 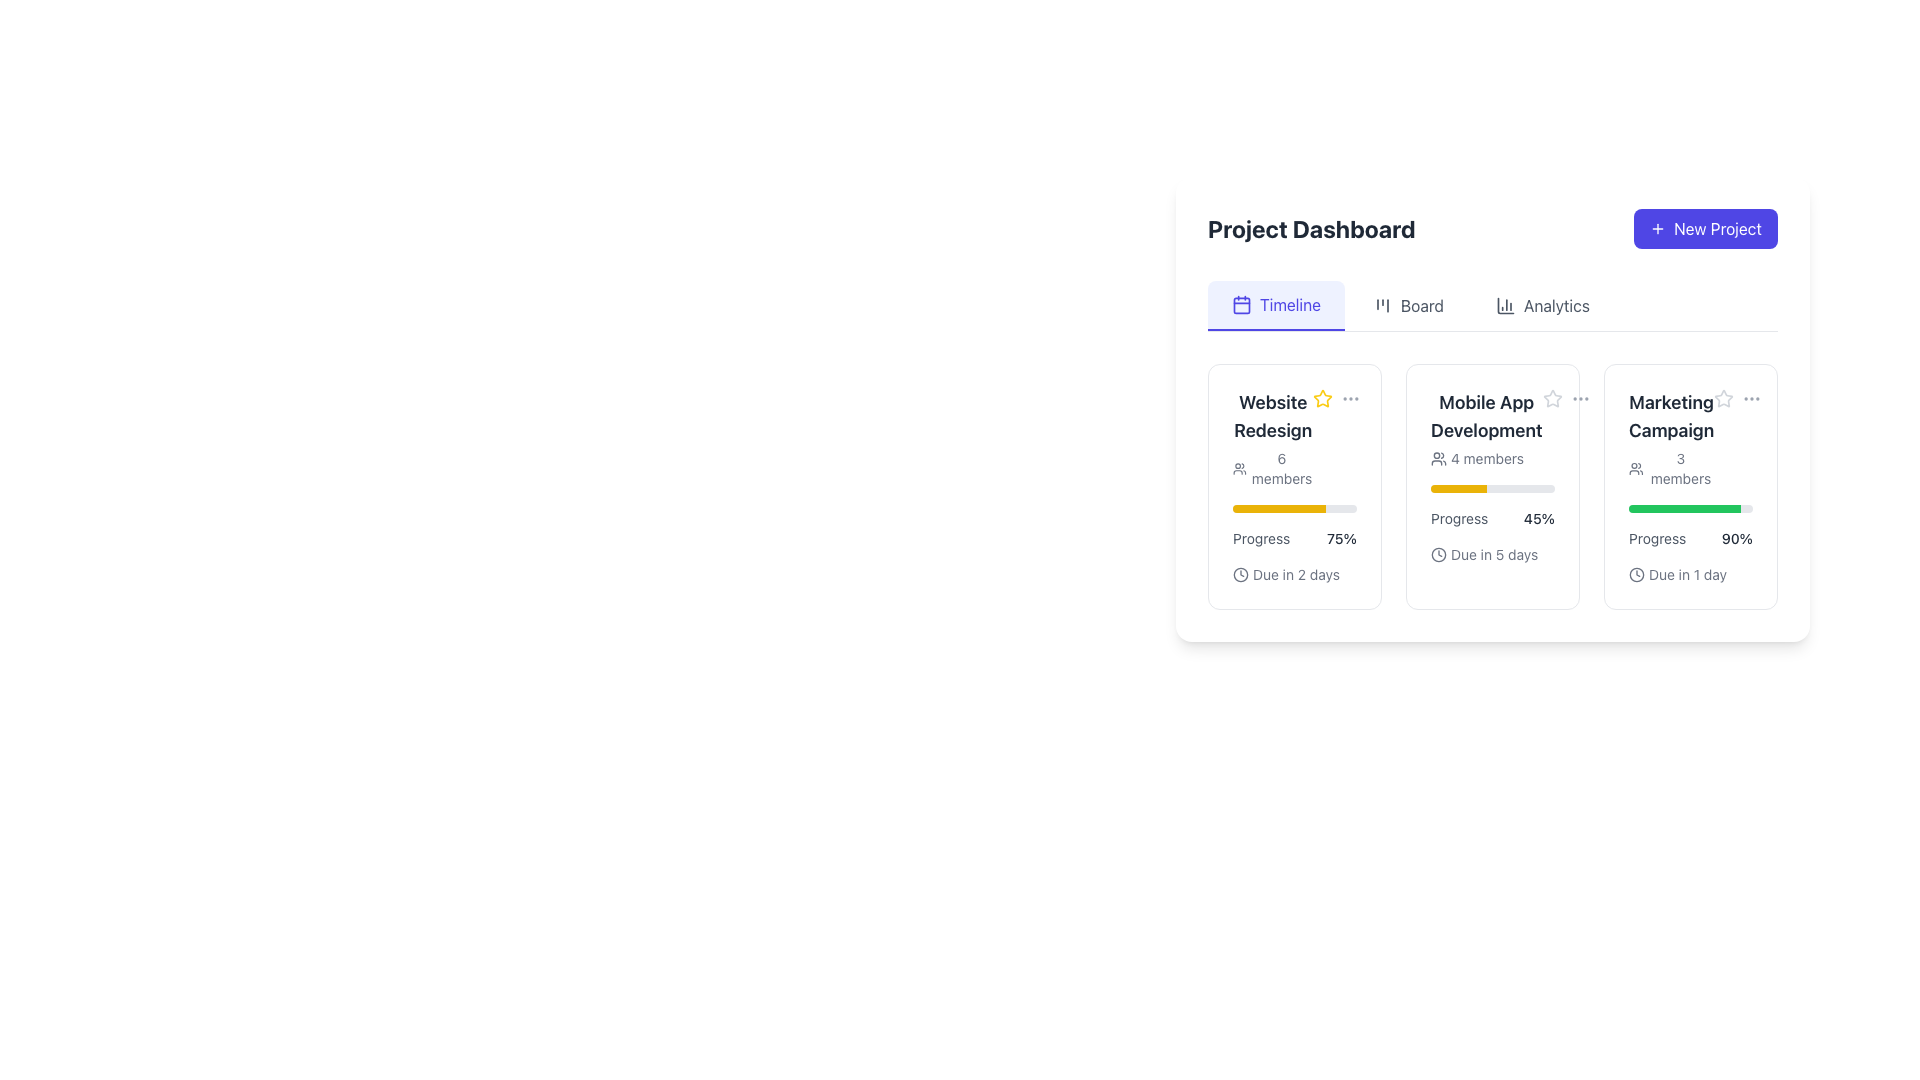 I want to click on the Decorative SVG Icon representing analytics data, which is the leftmost bar in a series of three vertical bars within the analytics tab header, so click(x=1505, y=305).